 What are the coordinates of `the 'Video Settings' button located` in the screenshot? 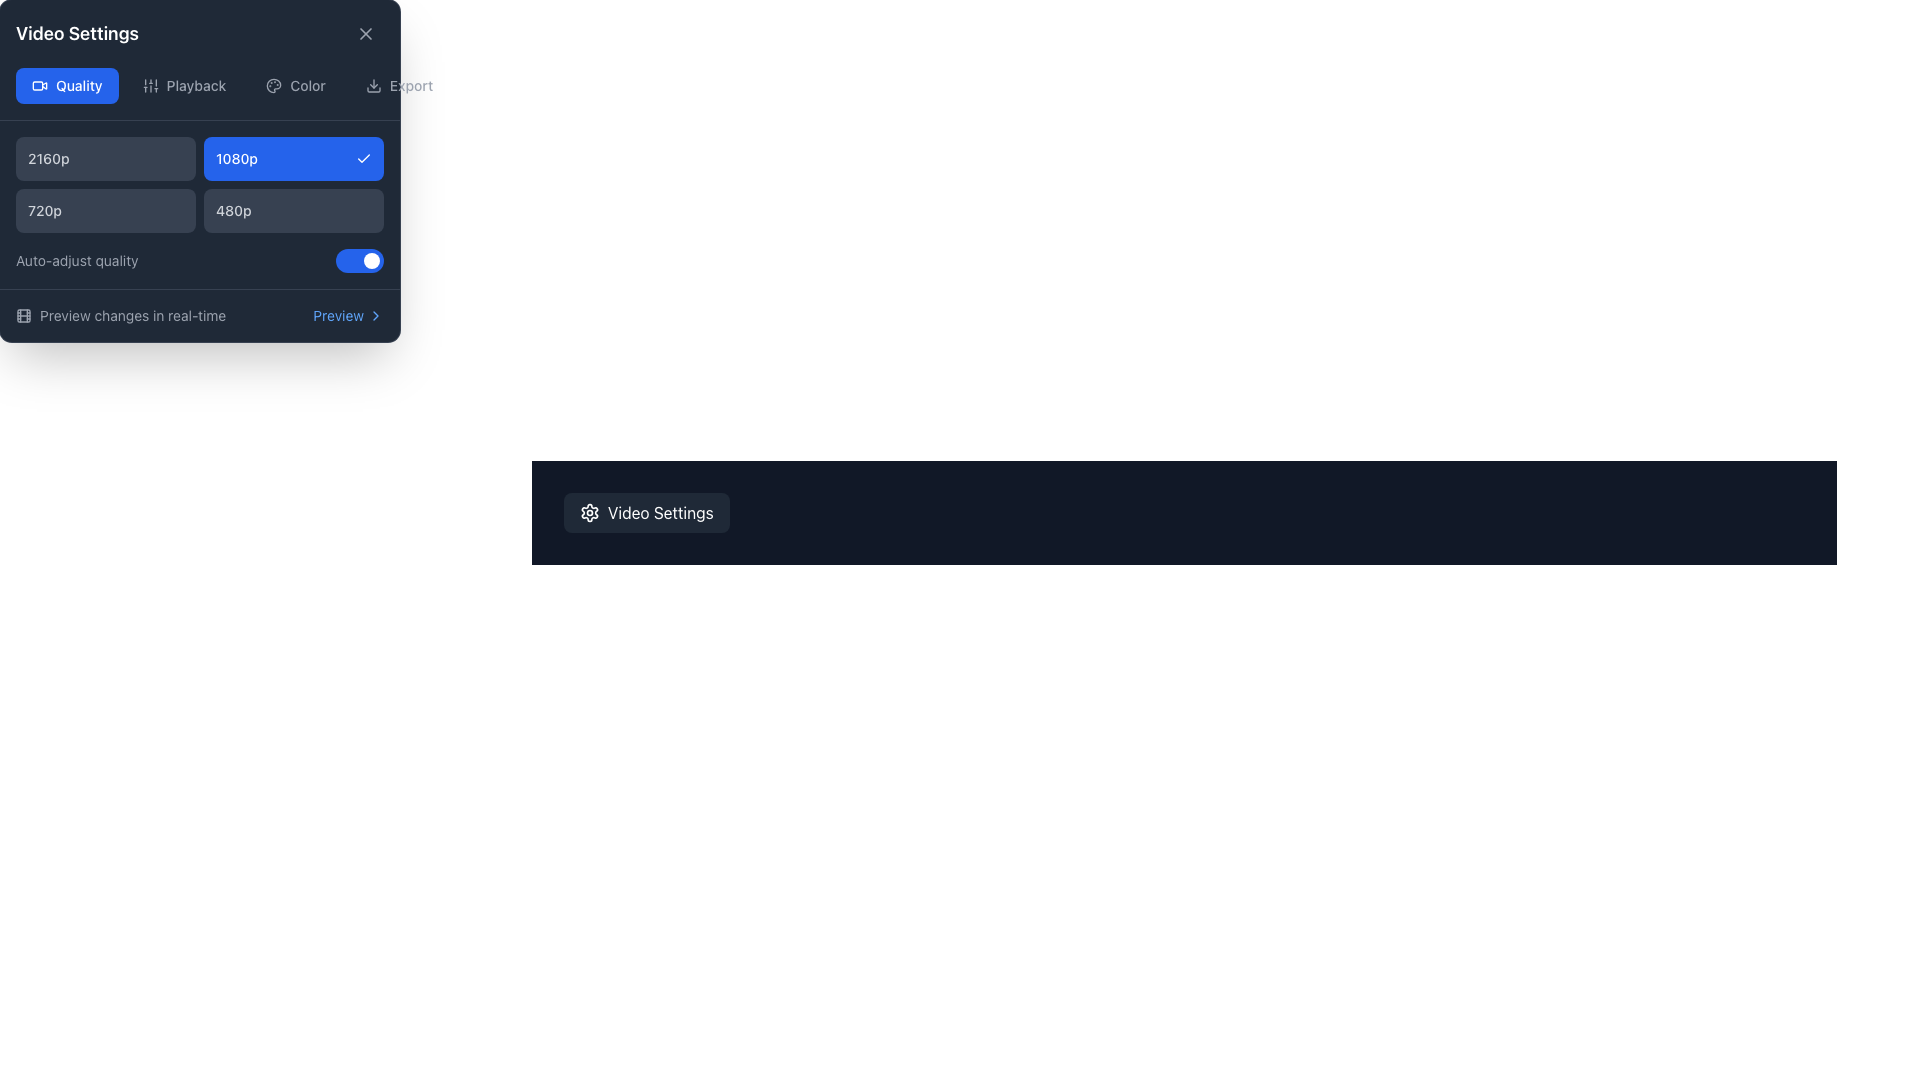 It's located at (646, 512).